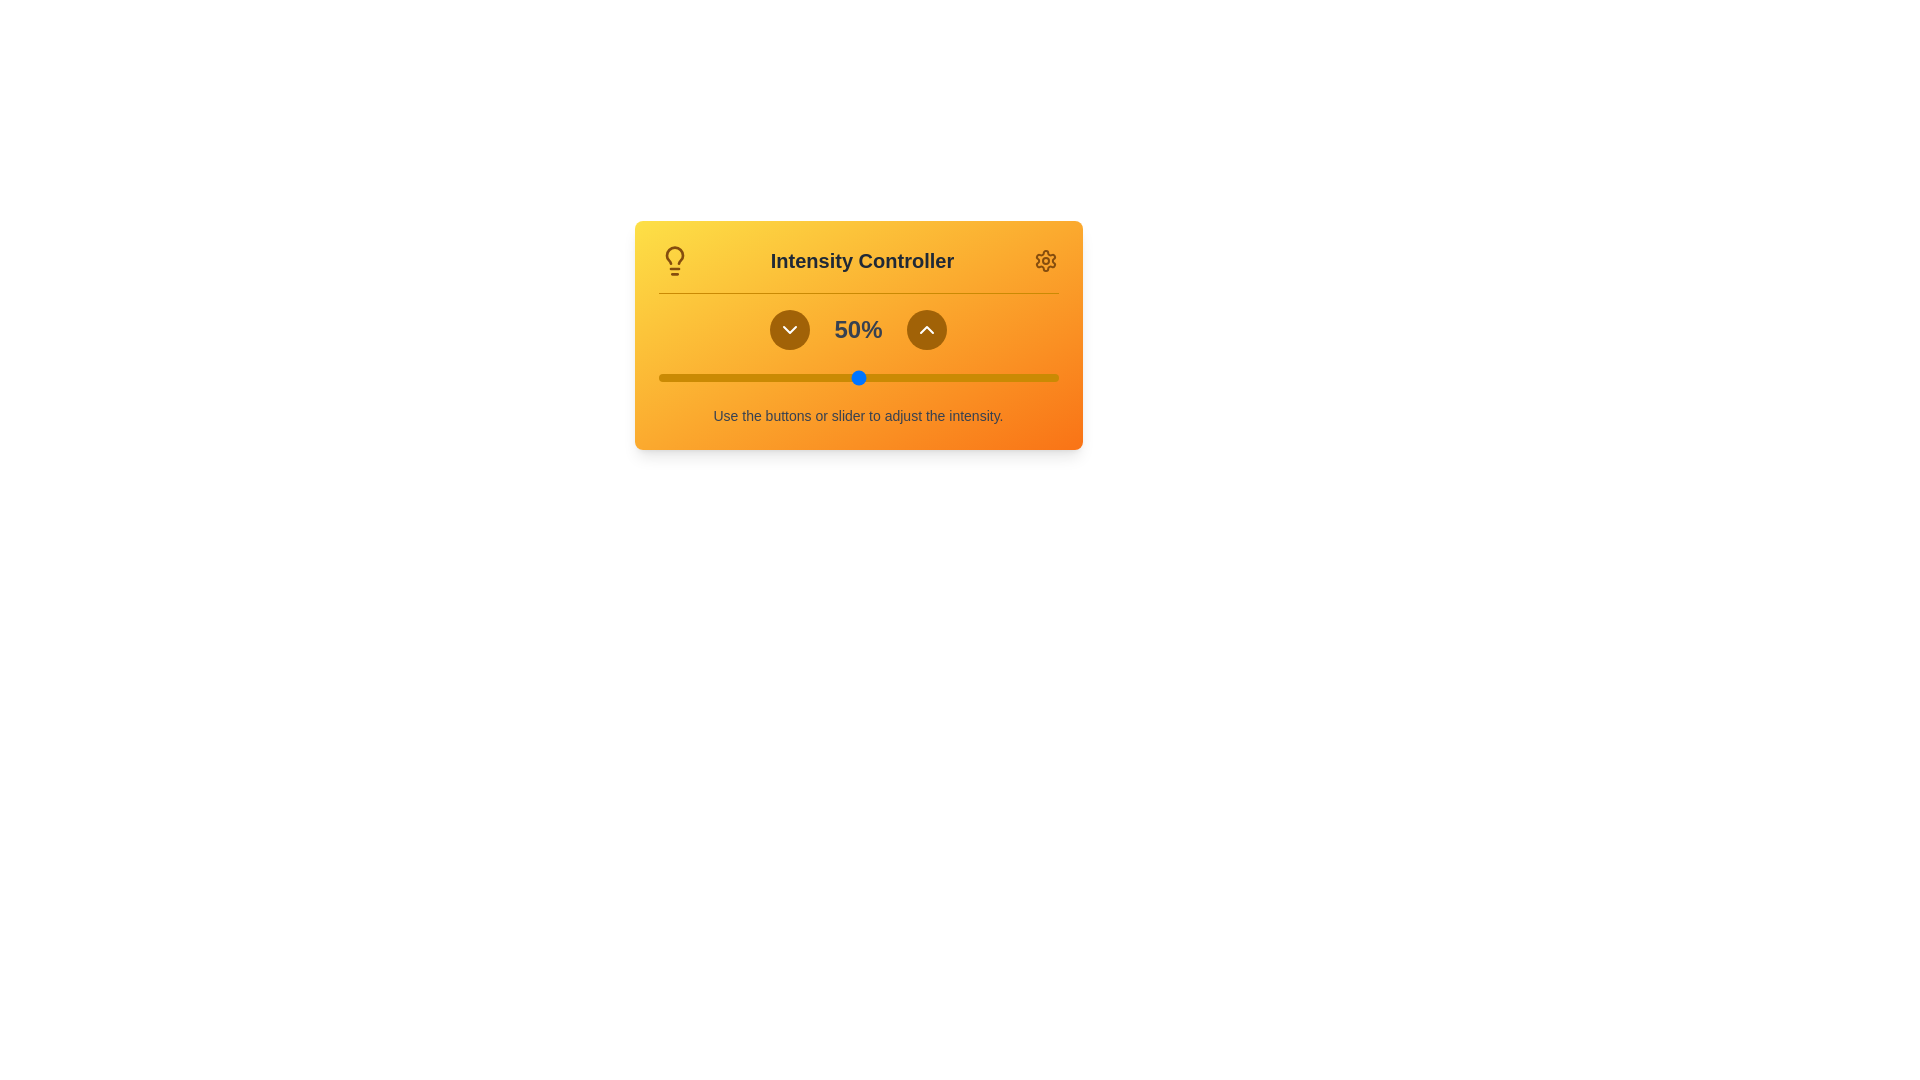 The image size is (1920, 1080). Describe the element at coordinates (901, 378) in the screenshot. I see `the intensity` at that location.